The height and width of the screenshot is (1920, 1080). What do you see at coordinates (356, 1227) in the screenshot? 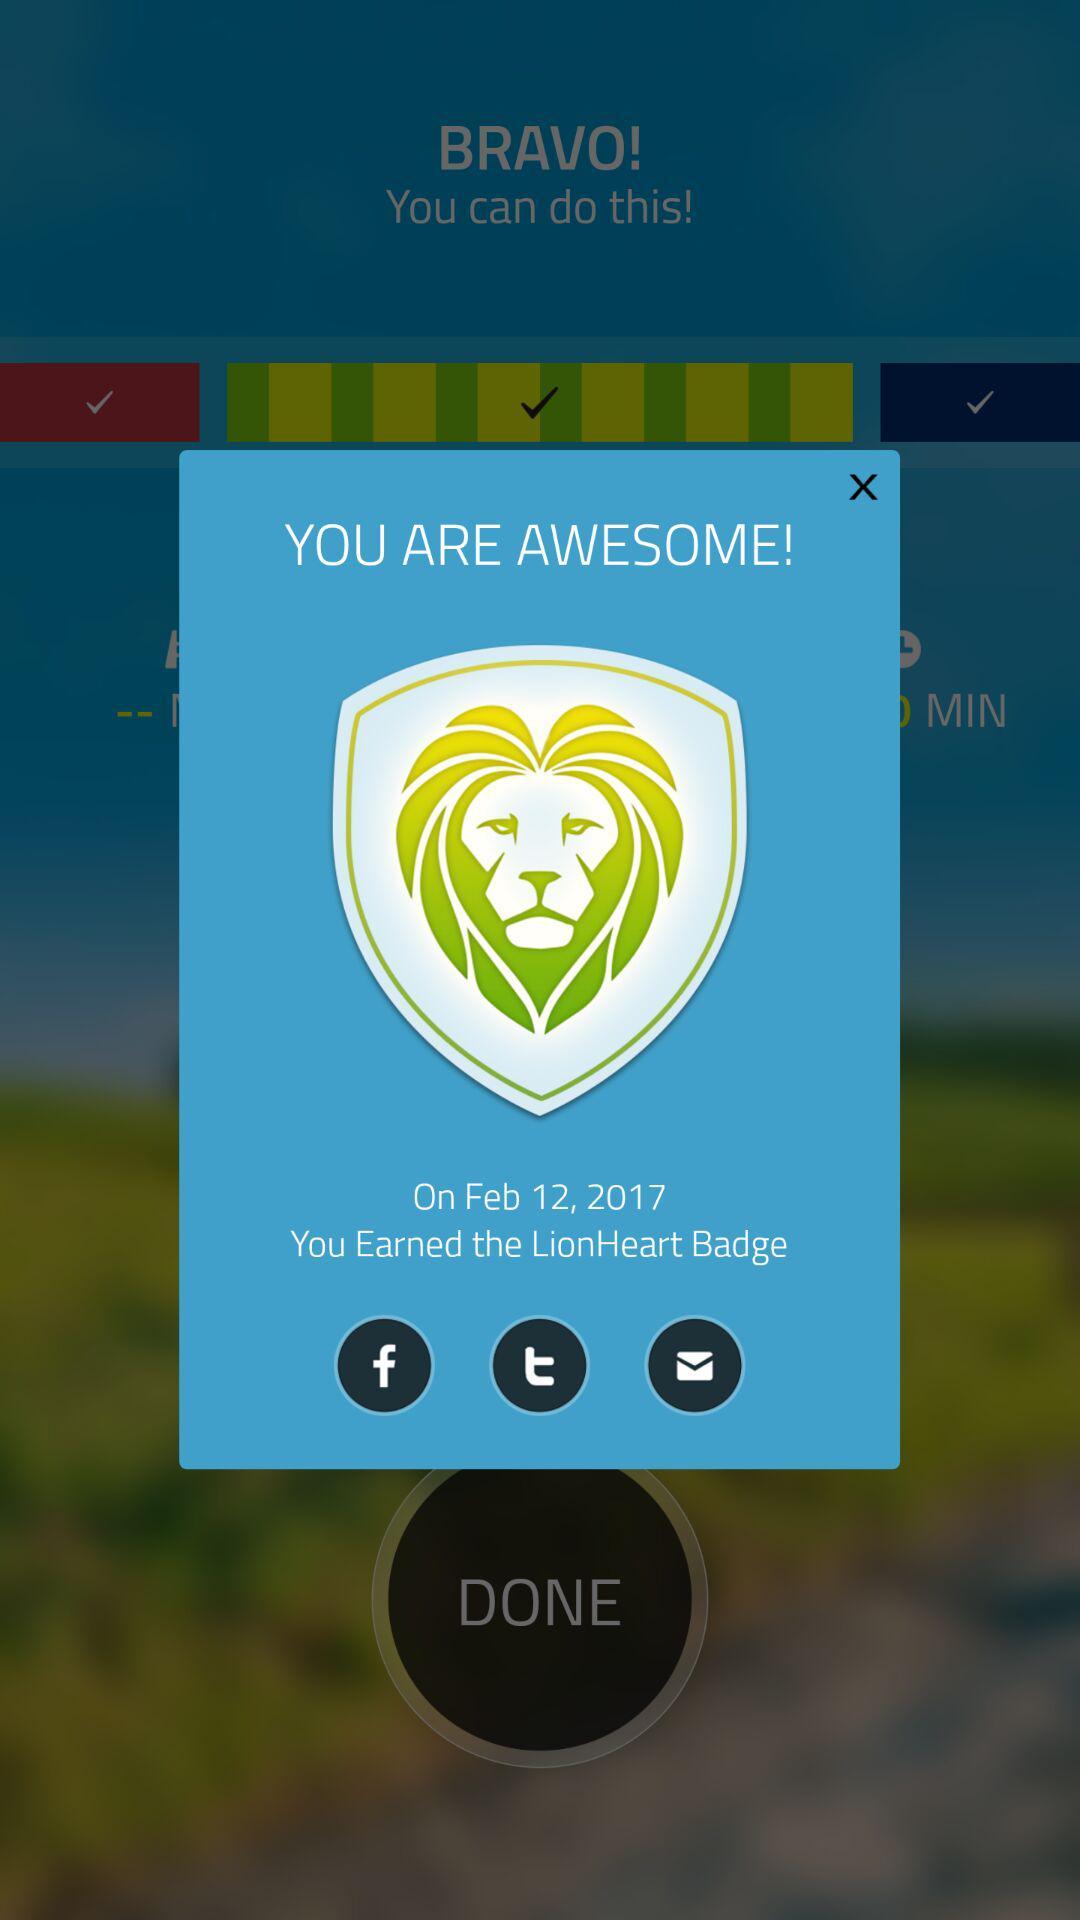
I see `the videocam icon` at bounding box center [356, 1227].